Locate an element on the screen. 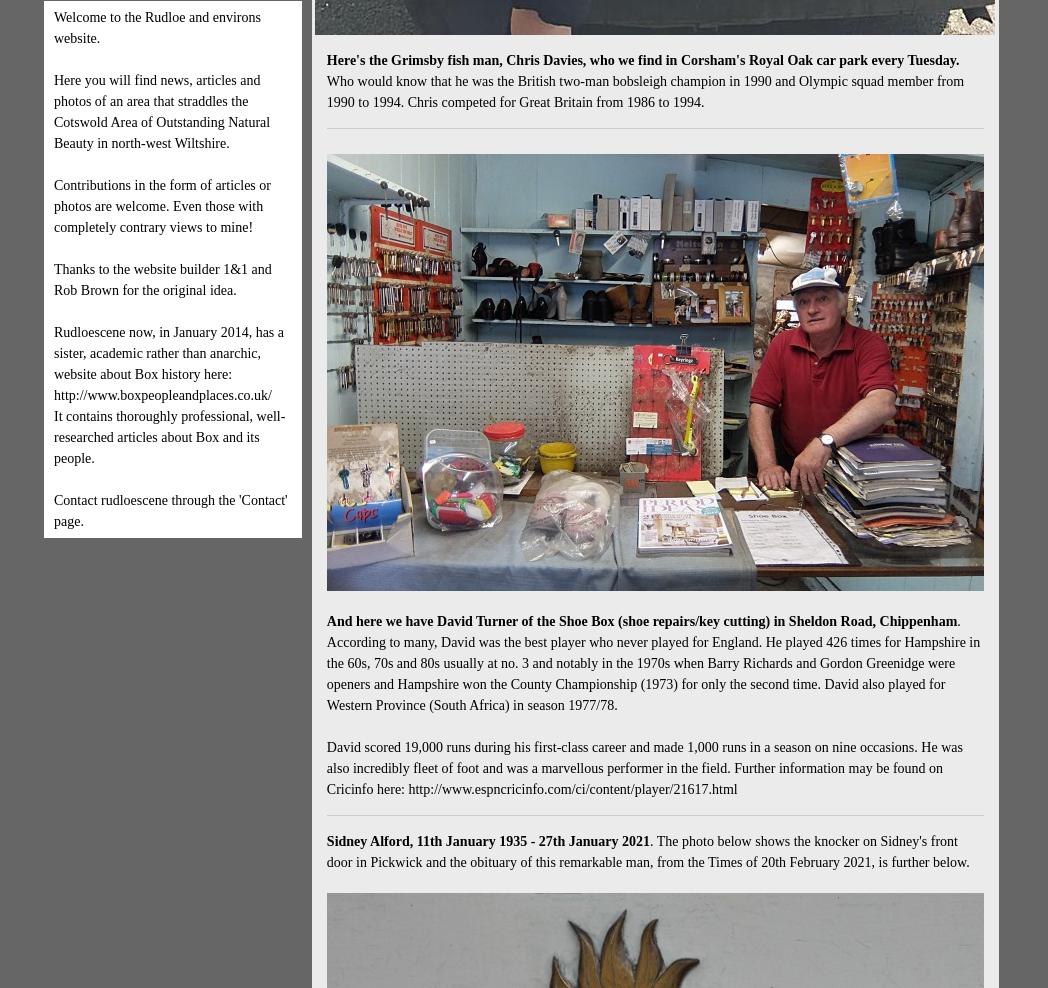 This screenshot has width=1048, height=988. 'David scored 19,000 runs during his first-class career and made 1,000 runs in a season on nine occasions. He was also incredibly fleet of foot and was a marvellous performer in the field. Further
information may be found on Cricinfo here: http://www.espncricinfo.com/ci/content/player/21617.html' is located at coordinates (326, 767).